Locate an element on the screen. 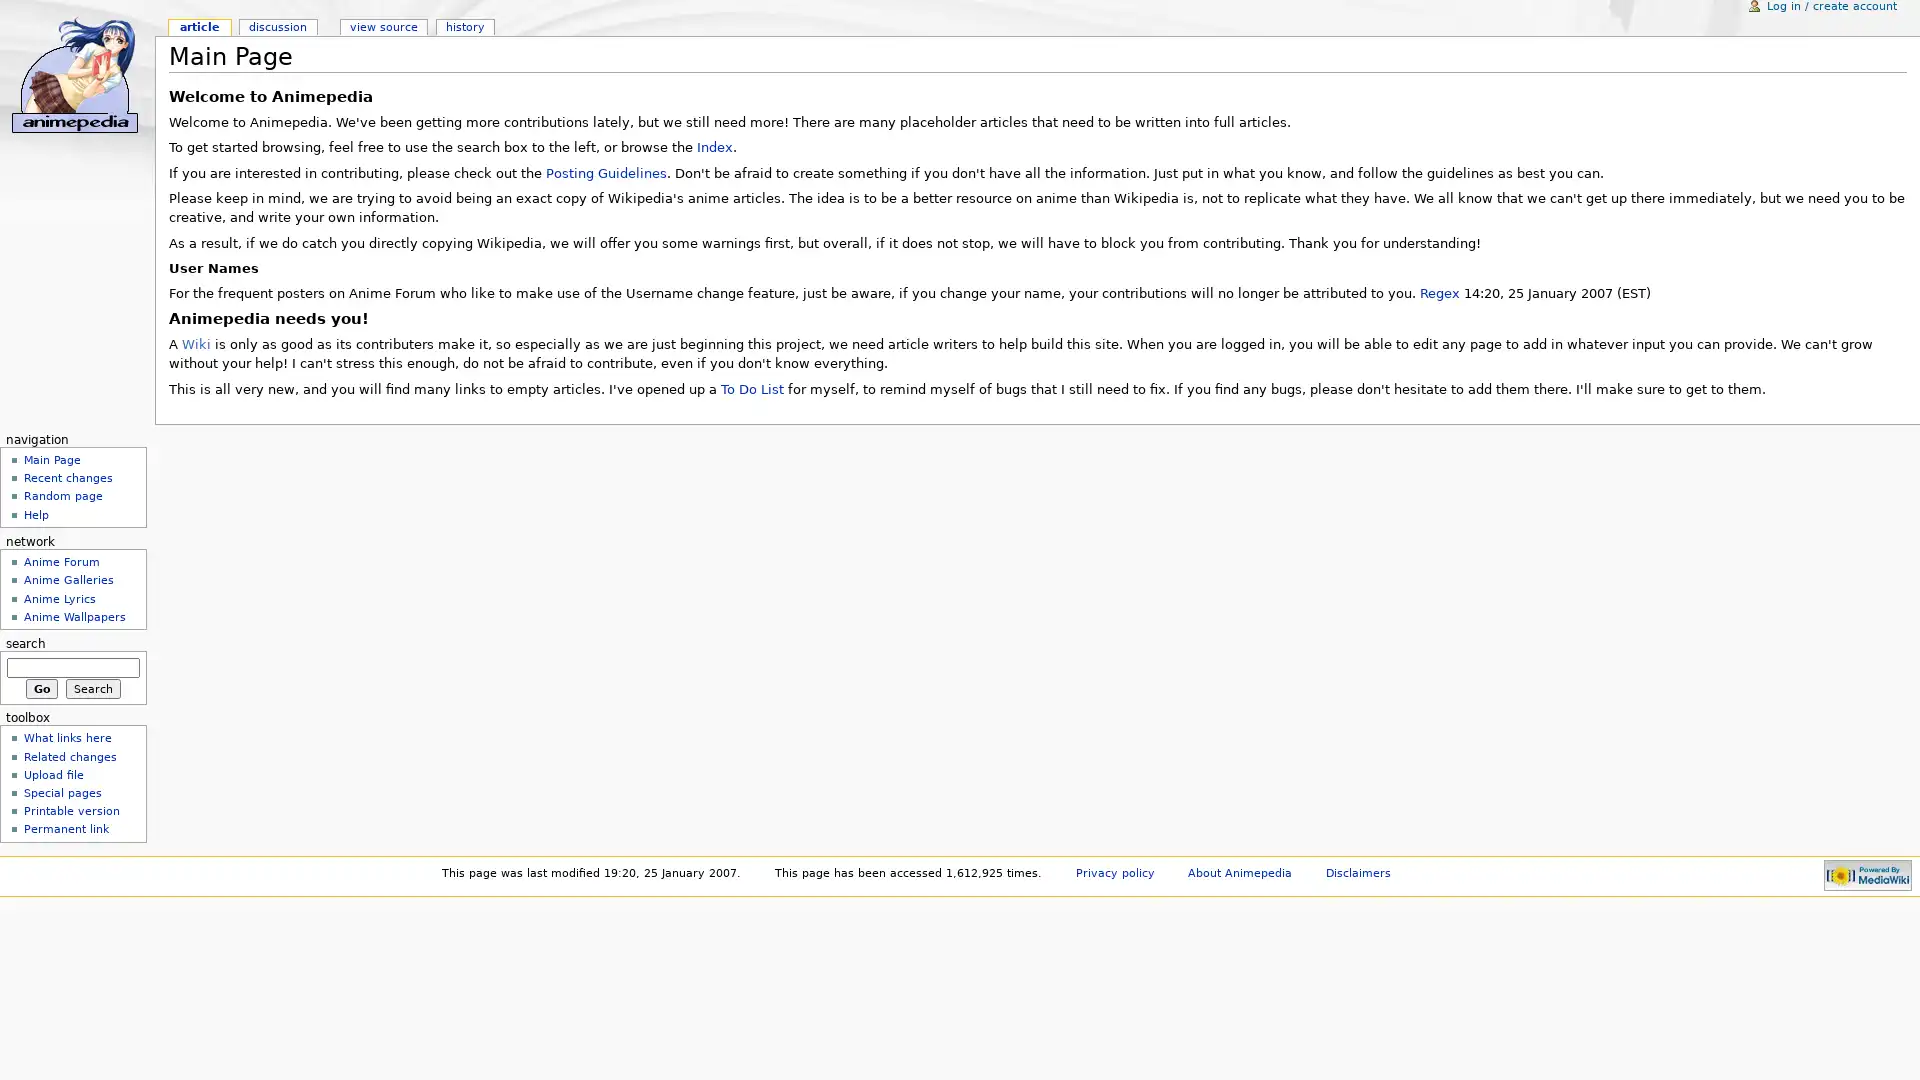 The image size is (1920, 1080). Go is located at coordinates (41, 686).